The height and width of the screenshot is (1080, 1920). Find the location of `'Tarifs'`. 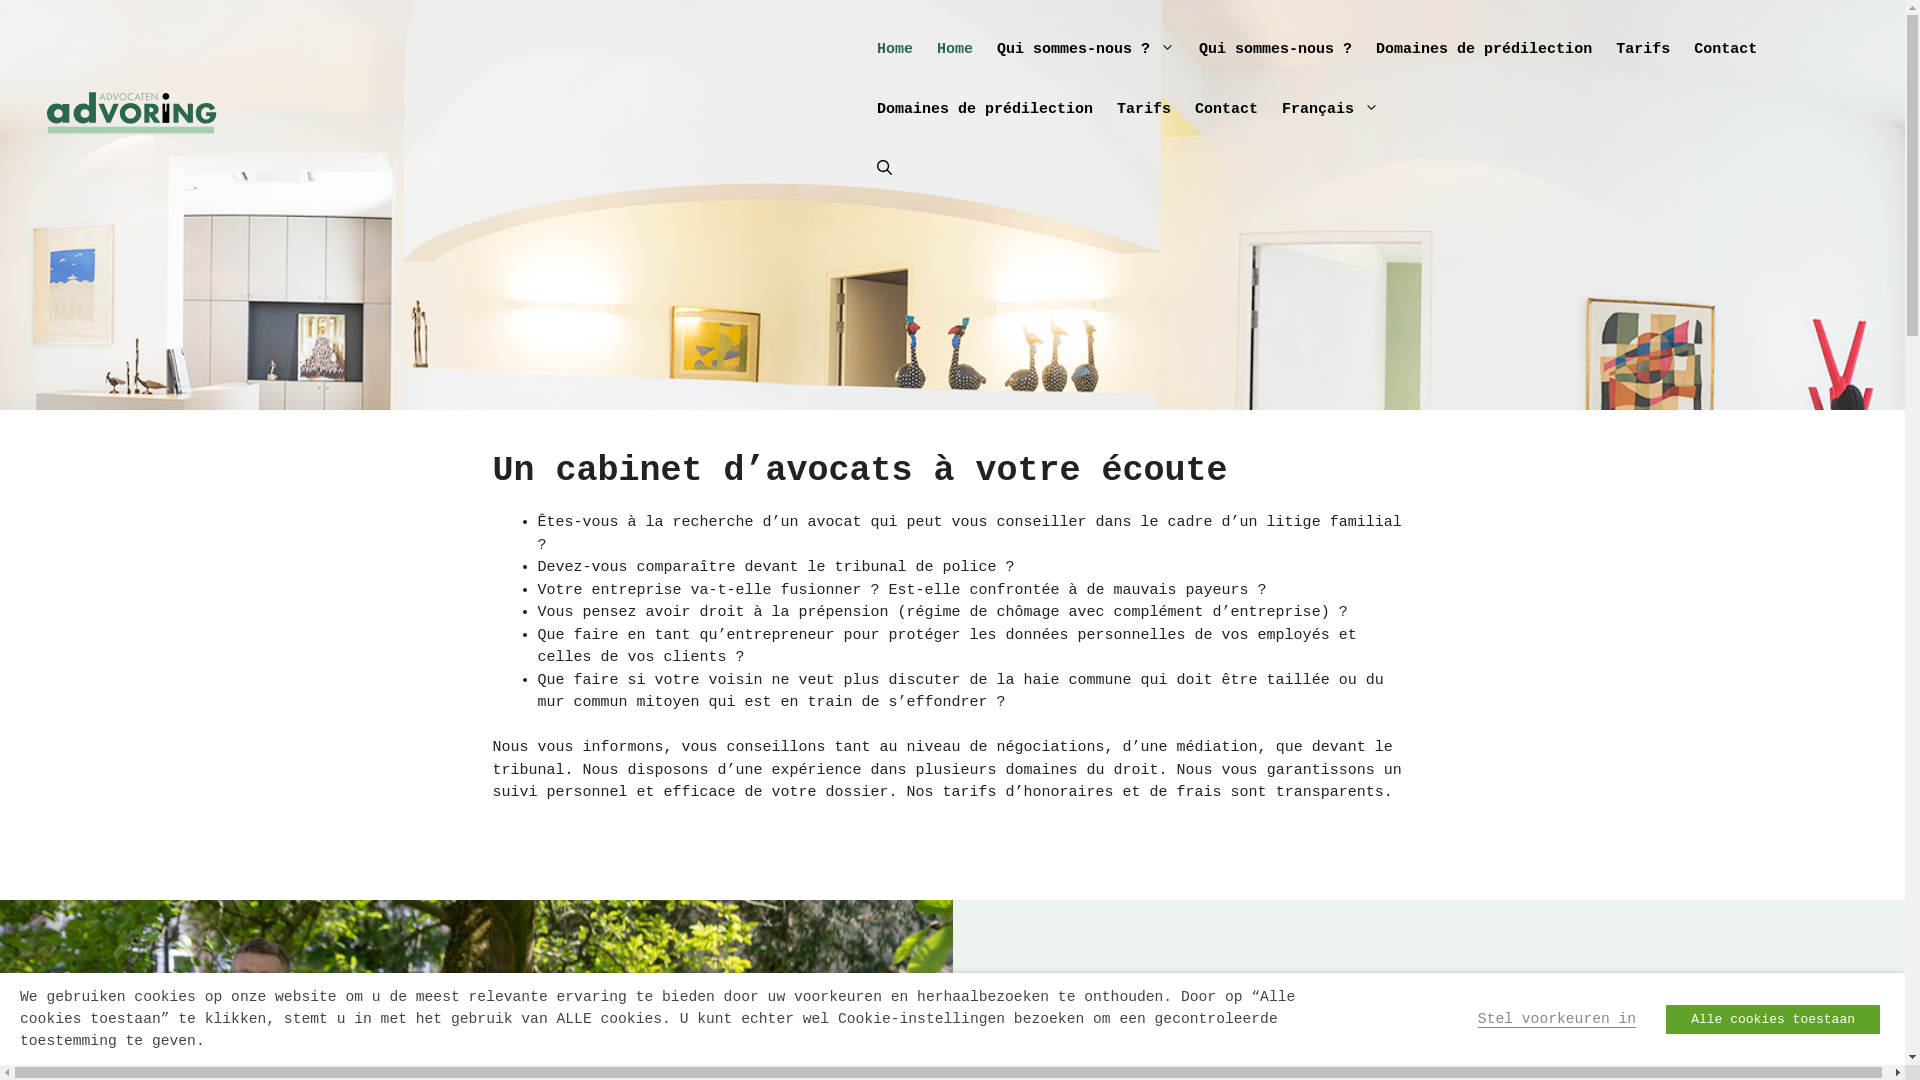

'Tarifs' is located at coordinates (1103, 110).